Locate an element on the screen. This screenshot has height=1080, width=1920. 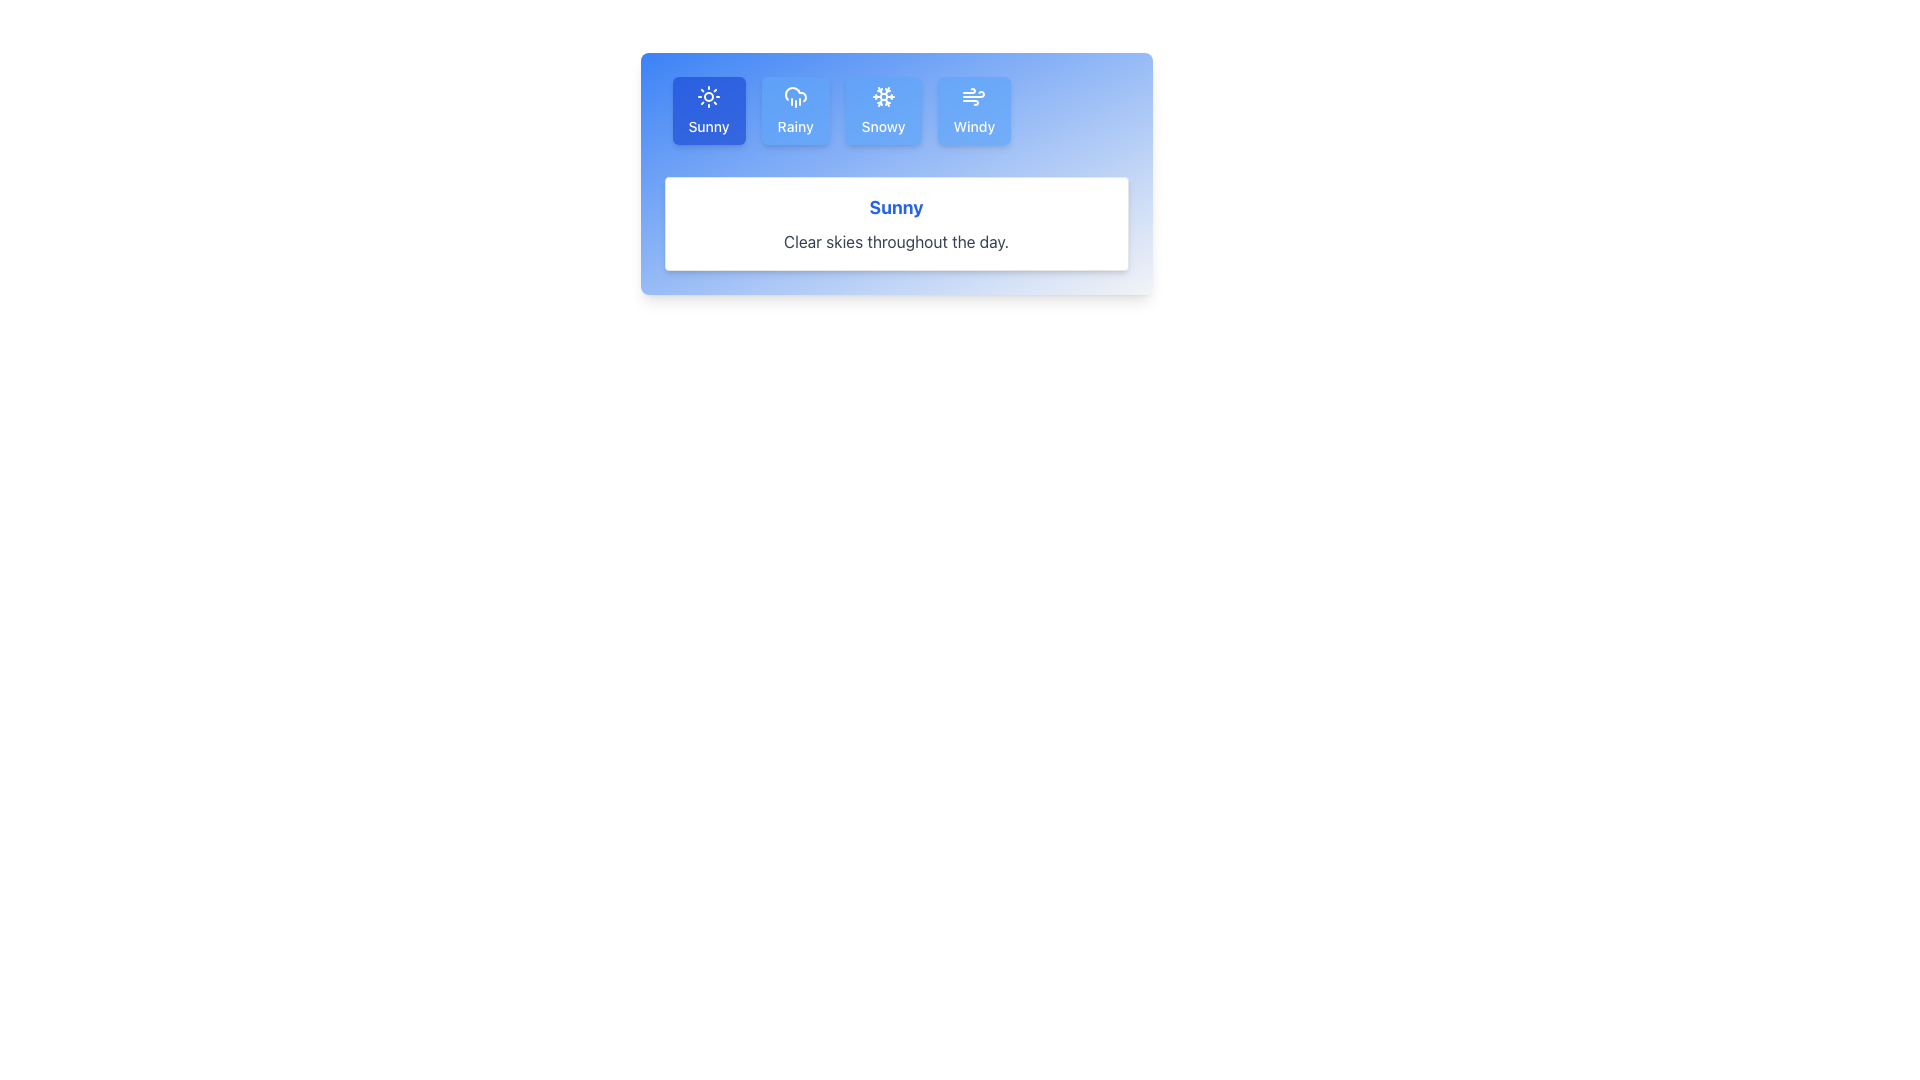
the windy weather icon located in the top-right corner of the 'Windy' block, which serves as a visual representation of wind conditions is located at coordinates (974, 96).